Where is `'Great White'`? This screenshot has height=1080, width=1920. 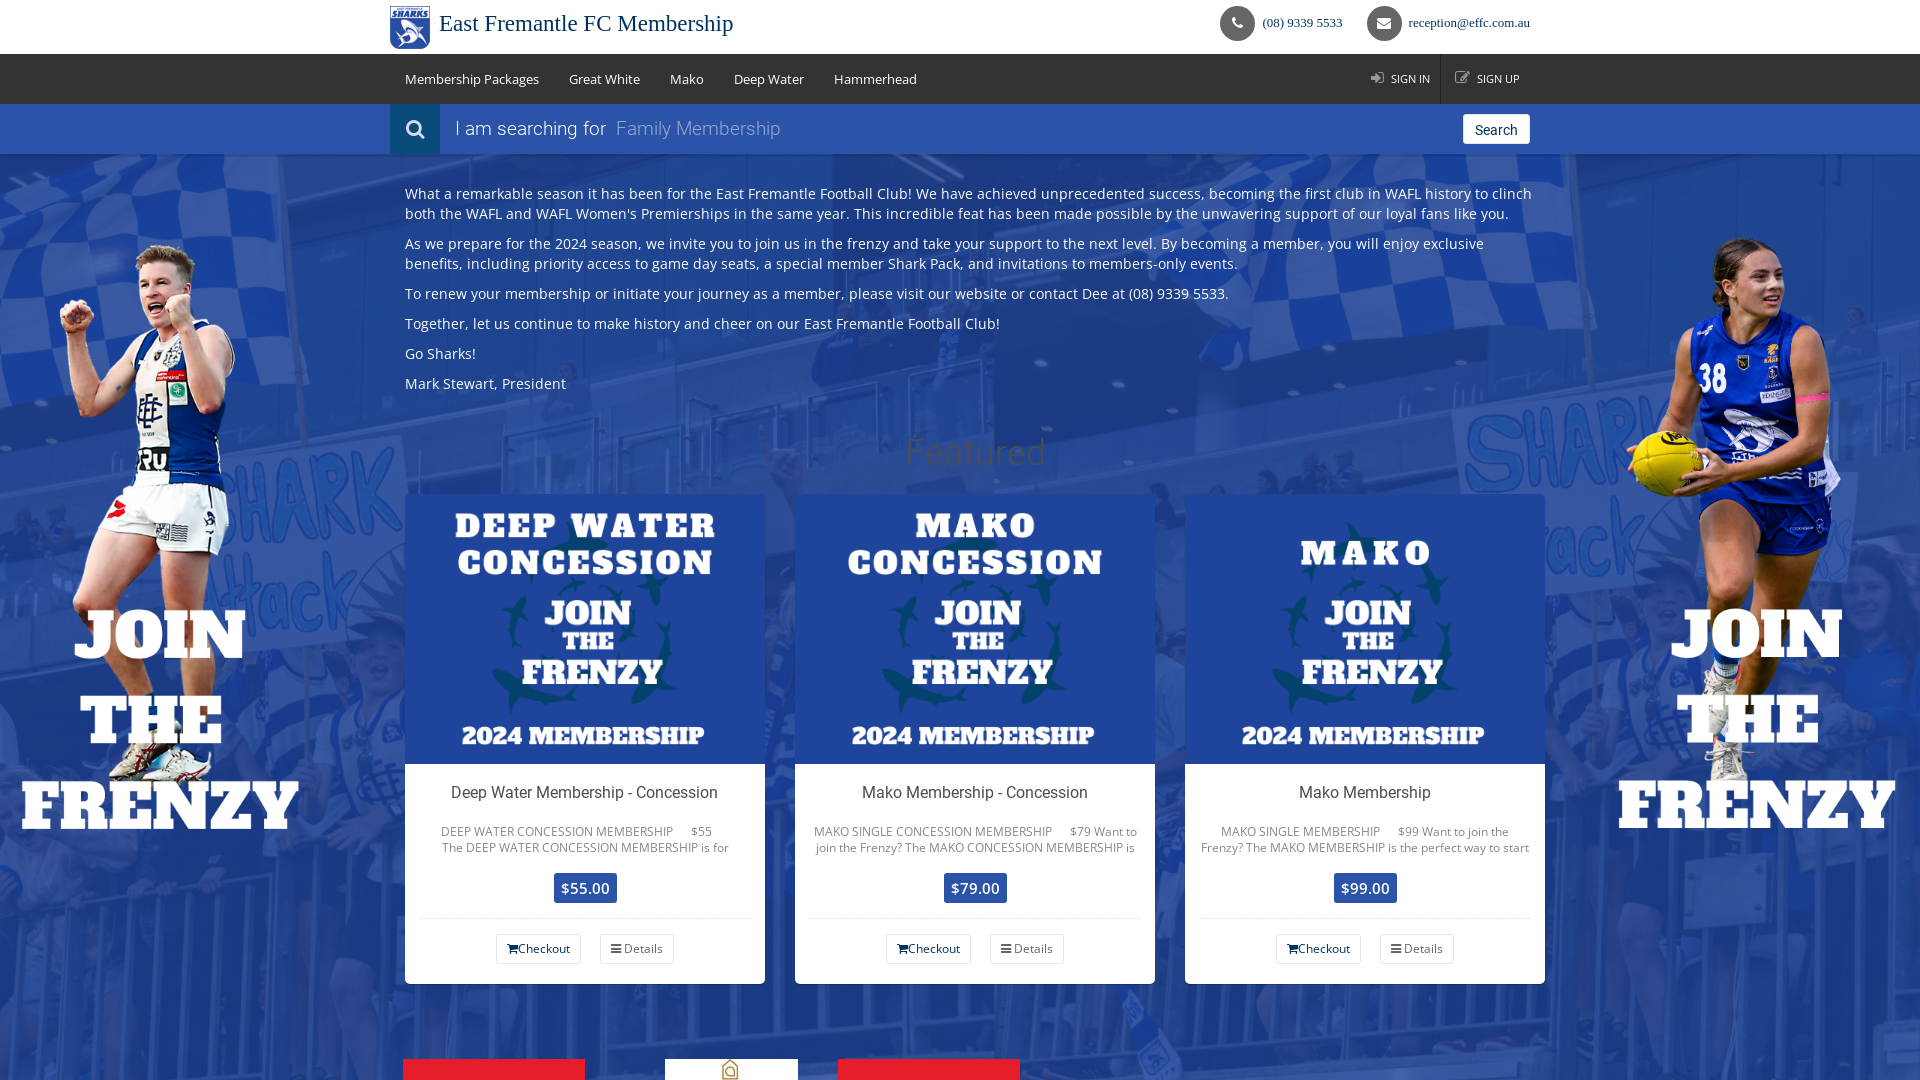 'Great White' is located at coordinates (603, 77).